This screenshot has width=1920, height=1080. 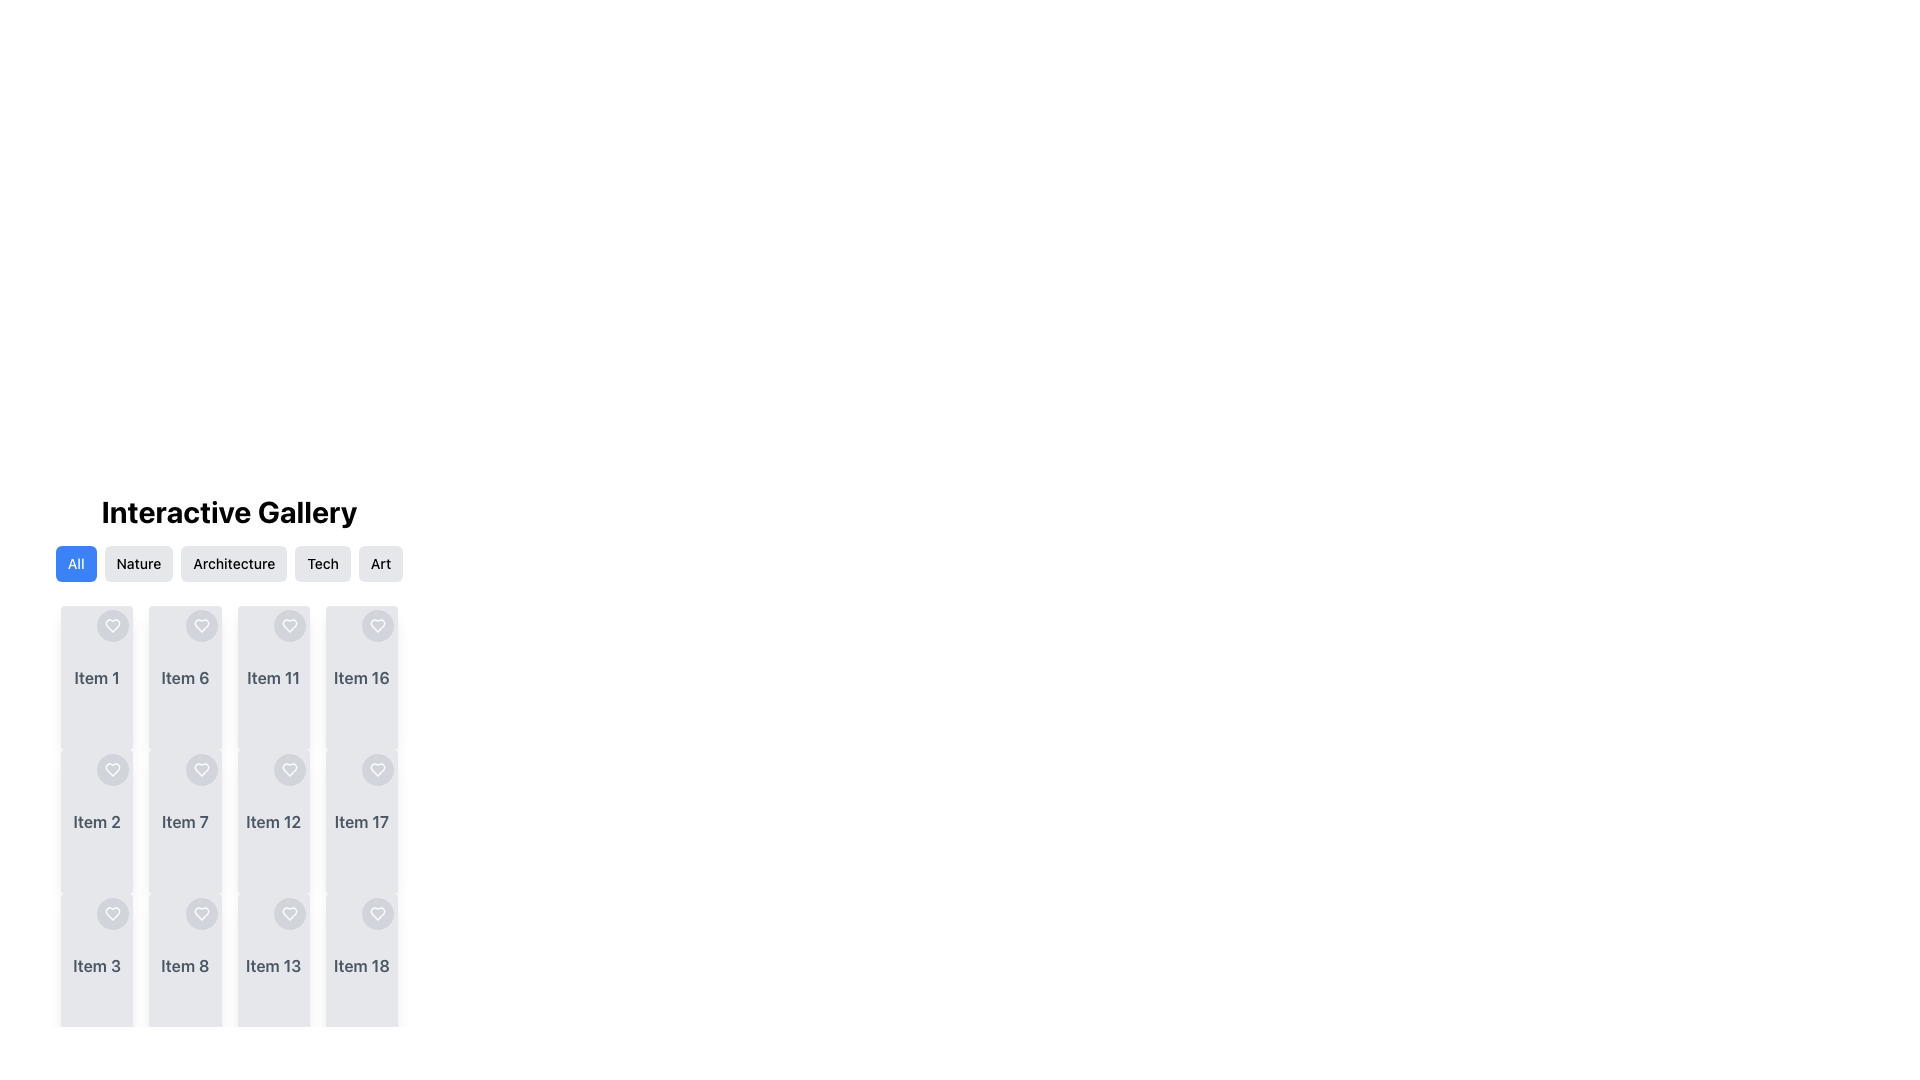 What do you see at coordinates (76, 563) in the screenshot?
I see `the 'All' button, which has a blue background and white bold text` at bounding box center [76, 563].